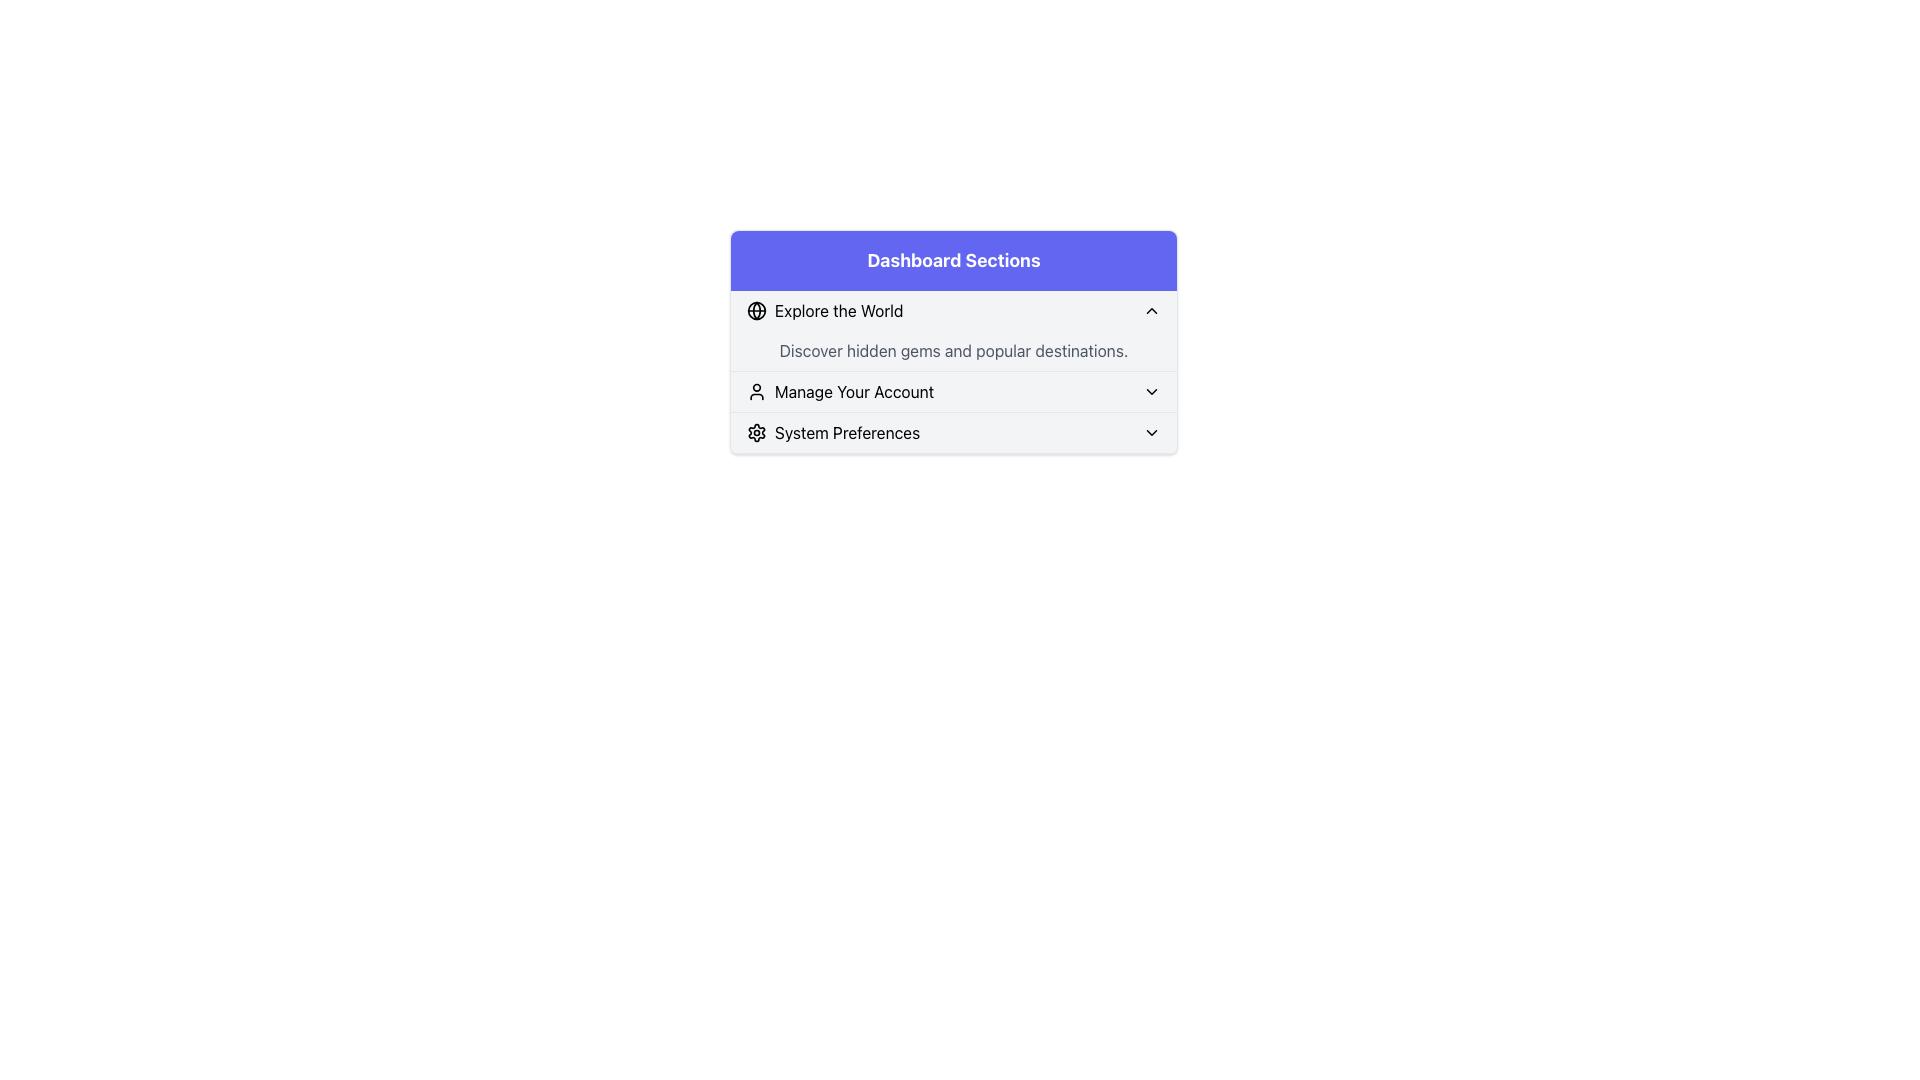  Describe the element at coordinates (953, 330) in the screenshot. I see `the 'Explore the World' Information Card located in the first section of the dashboard interface under 'Dashboard Sections', which is the topmost item in the list` at that location.